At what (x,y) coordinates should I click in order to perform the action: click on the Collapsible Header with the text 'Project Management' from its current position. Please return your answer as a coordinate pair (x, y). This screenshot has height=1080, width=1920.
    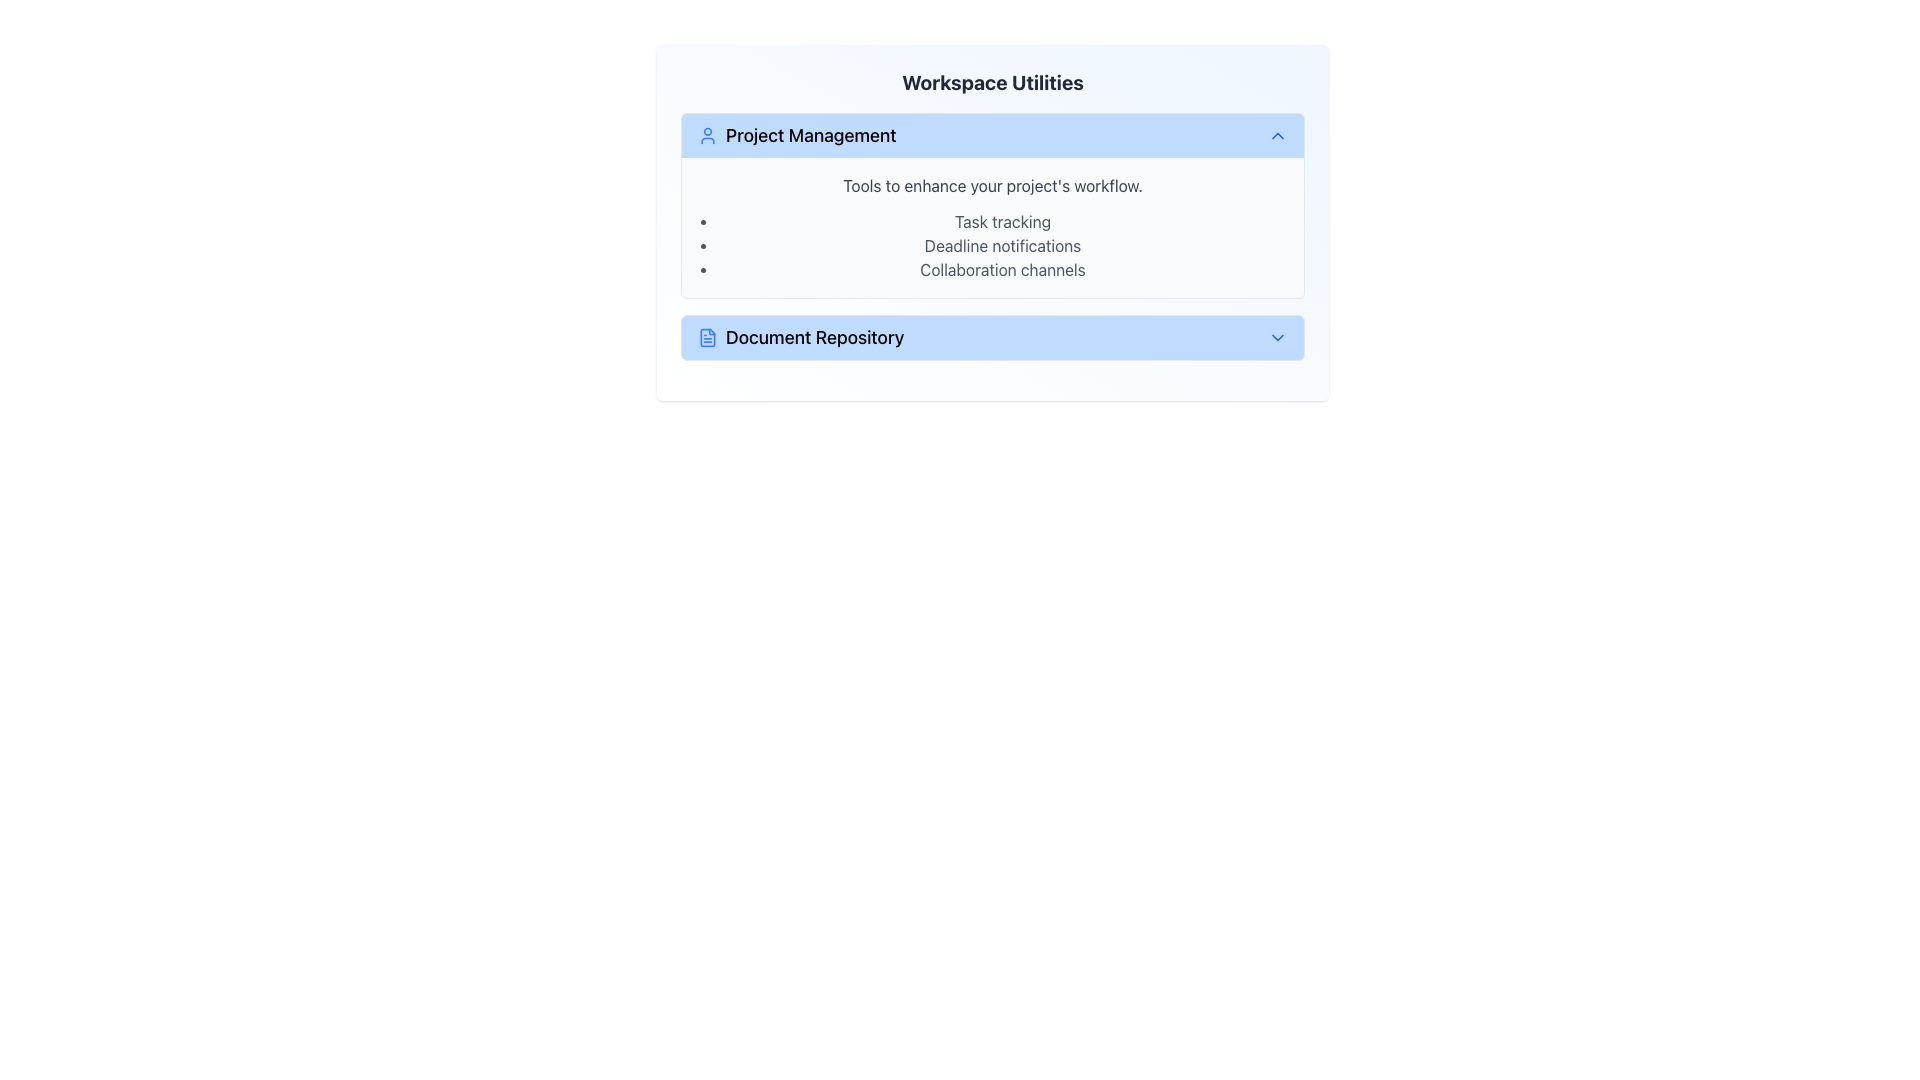
    Looking at the image, I should click on (993, 135).